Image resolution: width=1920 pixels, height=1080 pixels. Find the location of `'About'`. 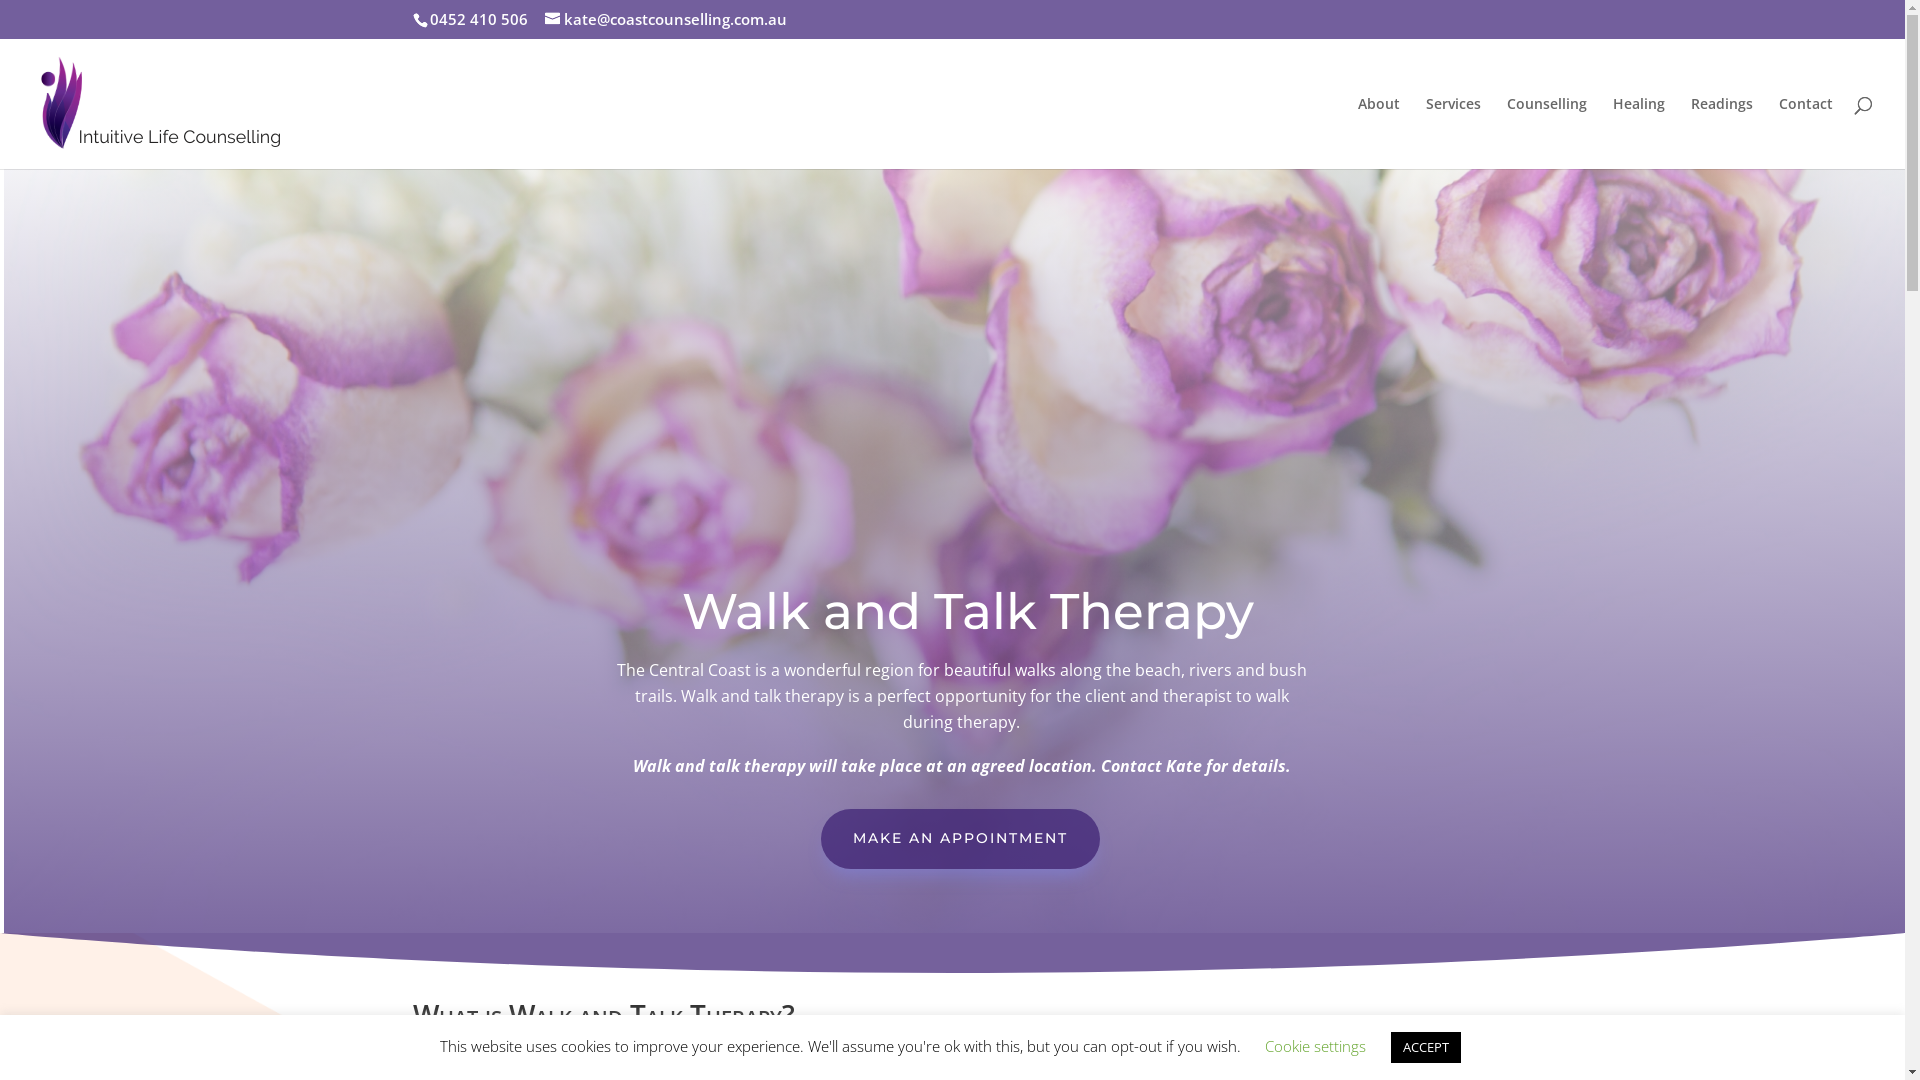

'About' is located at coordinates (1358, 131).